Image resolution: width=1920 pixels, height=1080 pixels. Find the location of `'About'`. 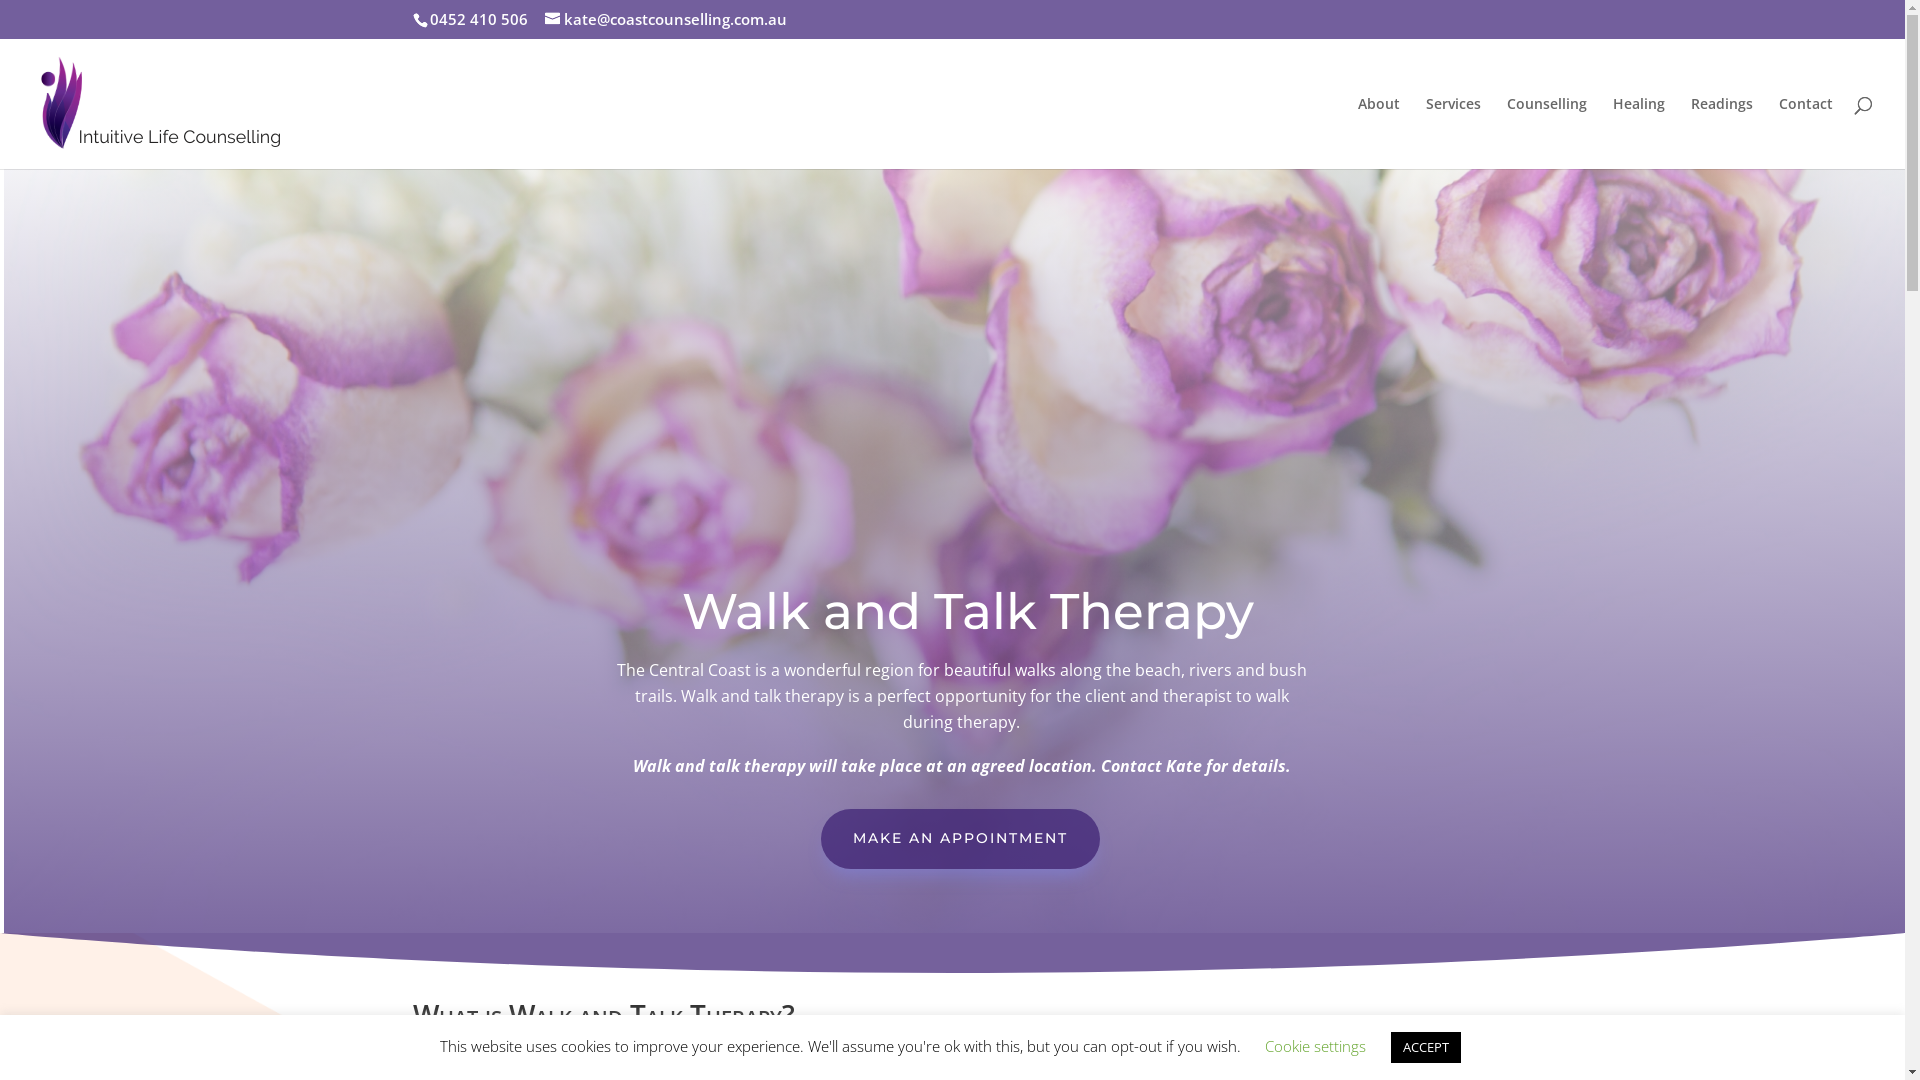

'About' is located at coordinates (1358, 131).